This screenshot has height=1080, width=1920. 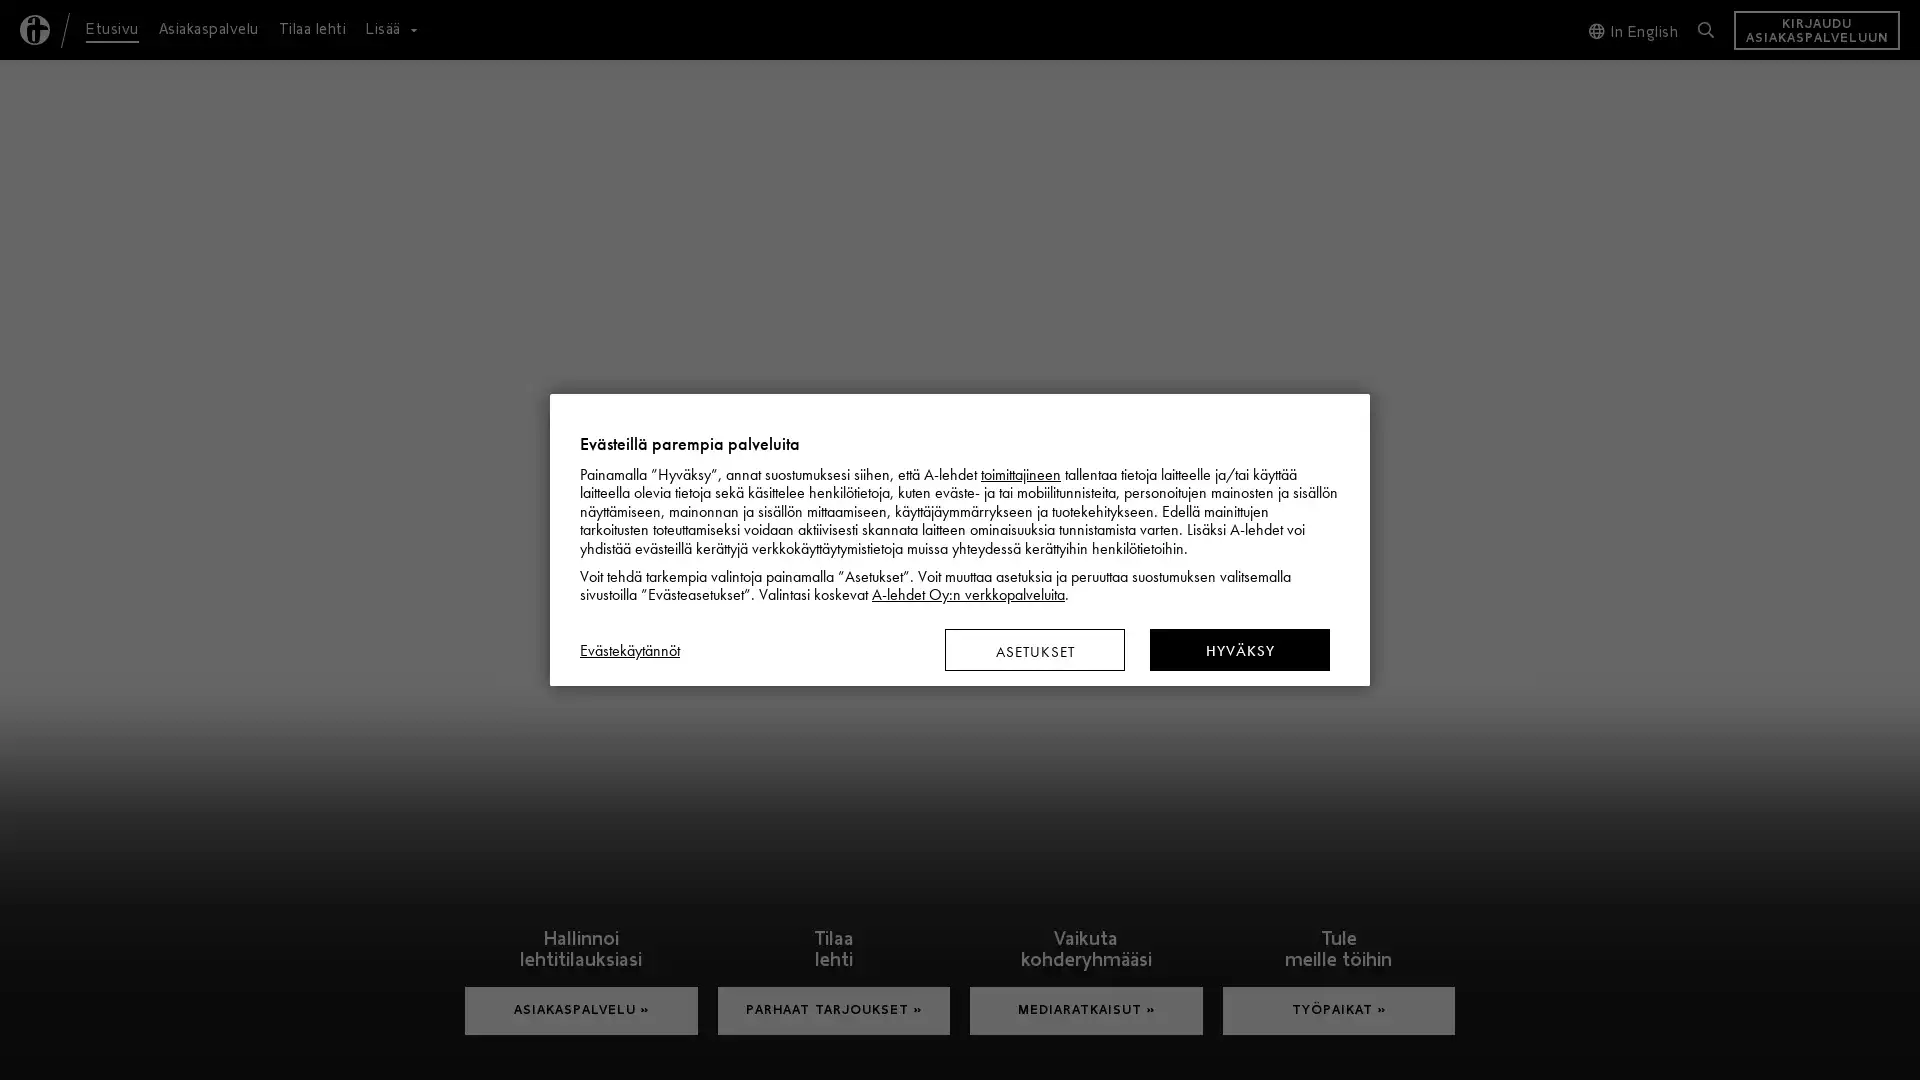 I want to click on ASETUKSET, so click(x=1035, y=648).